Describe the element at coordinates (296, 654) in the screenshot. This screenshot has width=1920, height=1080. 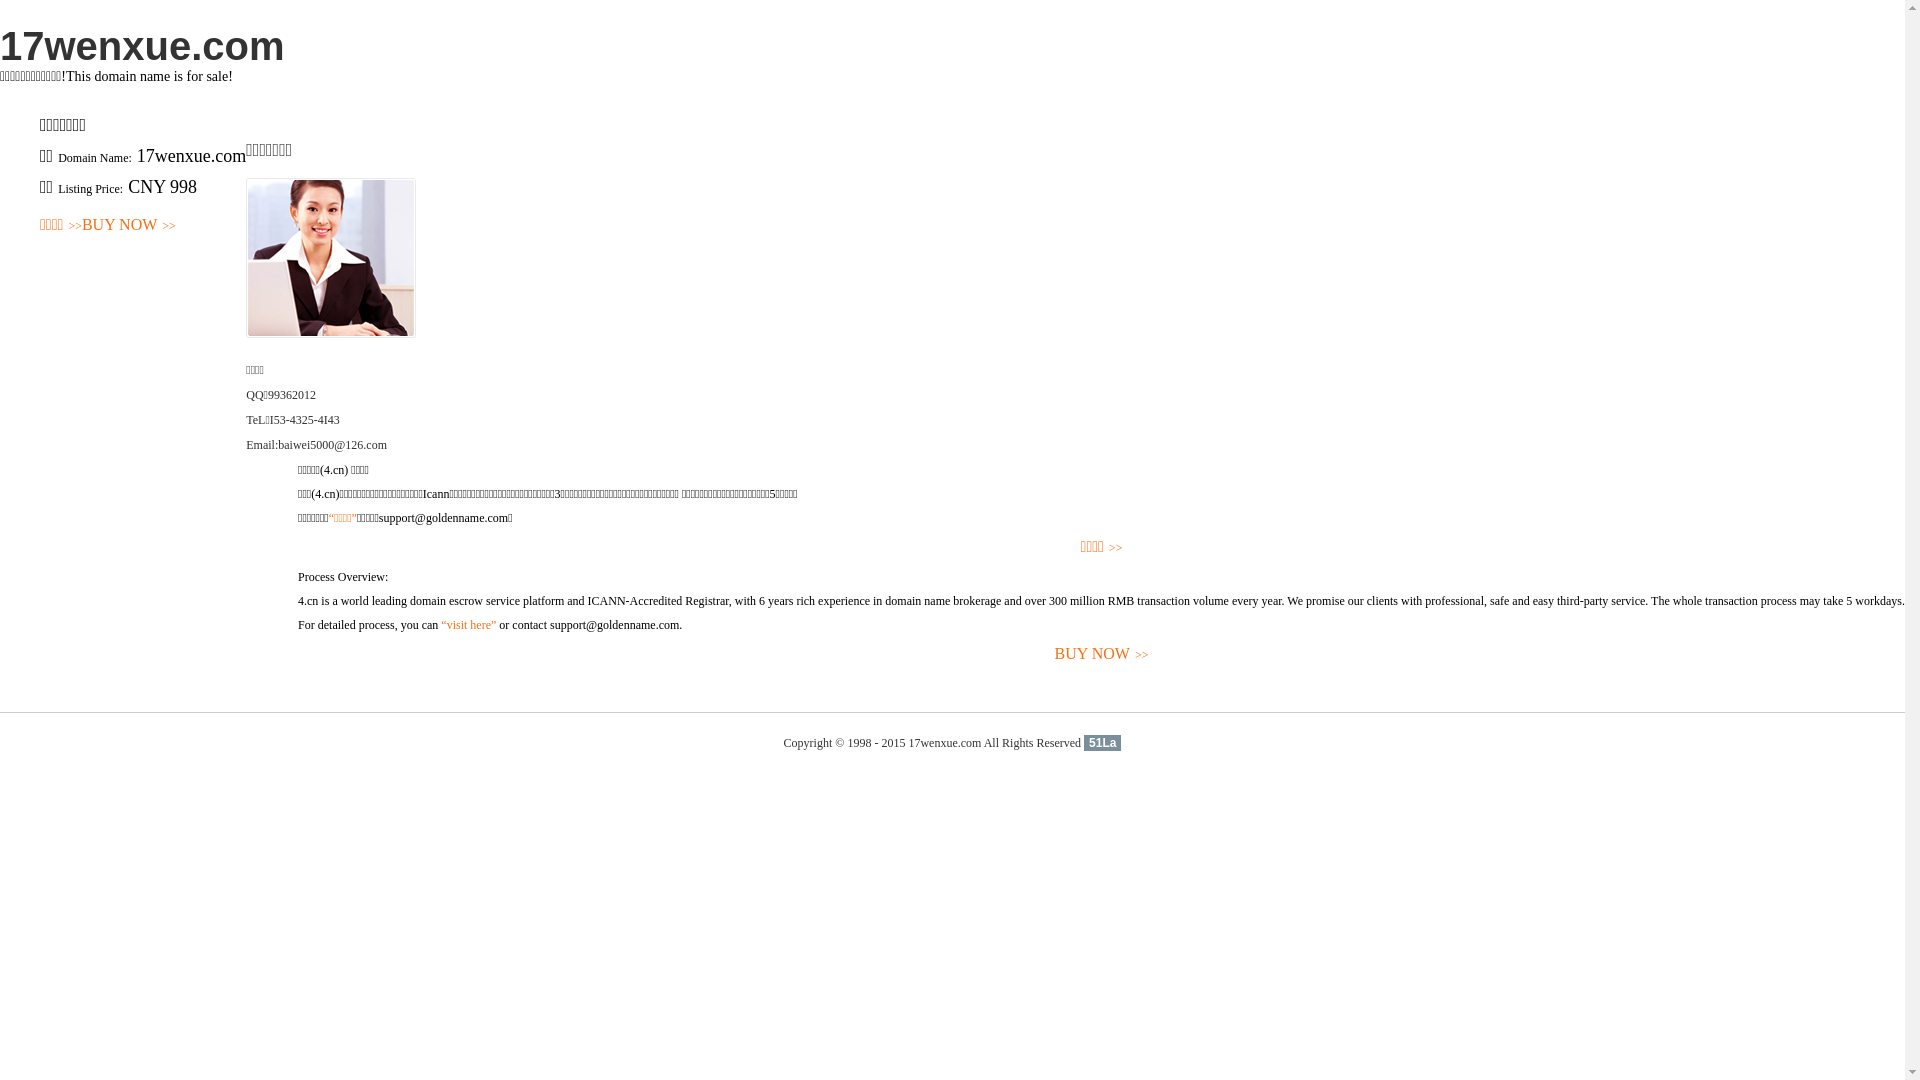
I see `'BUY NOW>>'` at that location.